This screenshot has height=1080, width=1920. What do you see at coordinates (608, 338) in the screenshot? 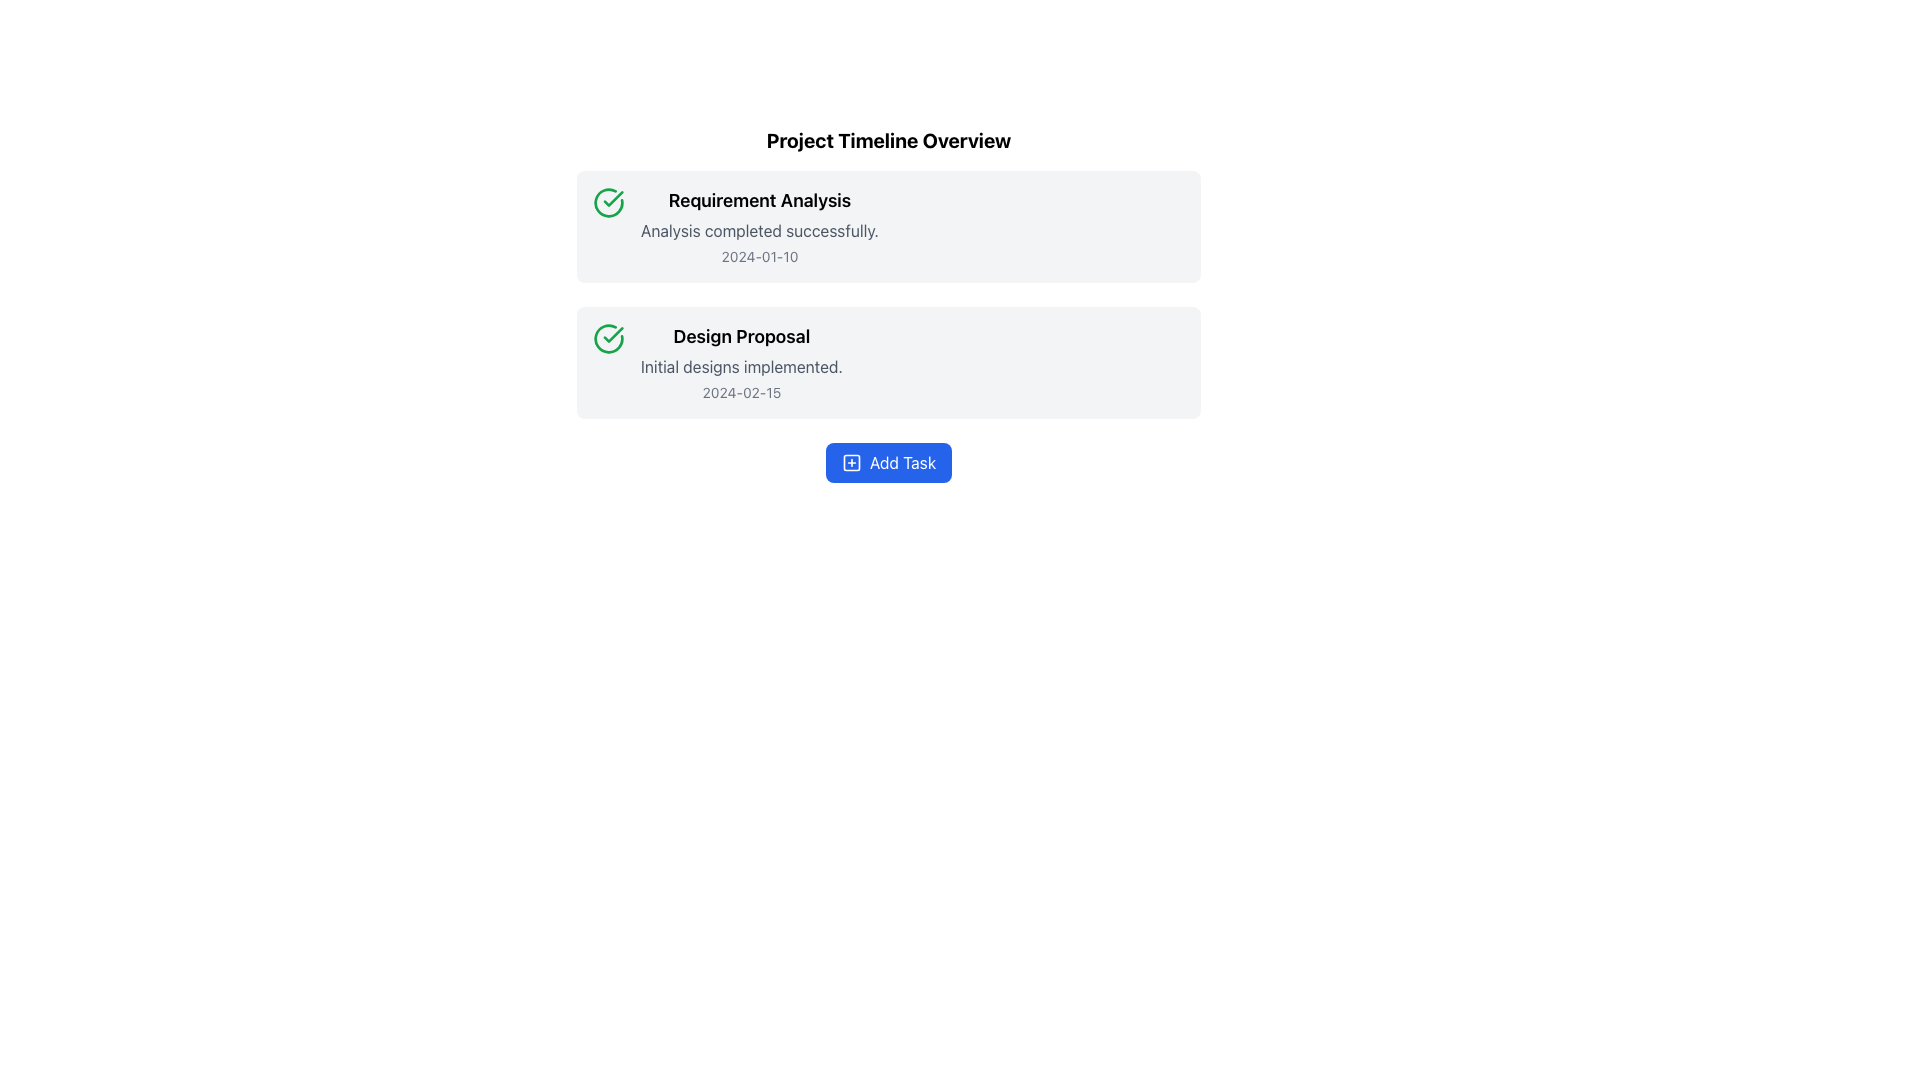
I see `the Icon that represents a completed task or status, located to the far left of the 'Design Proposal' entry` at bounding box center [608, 338].